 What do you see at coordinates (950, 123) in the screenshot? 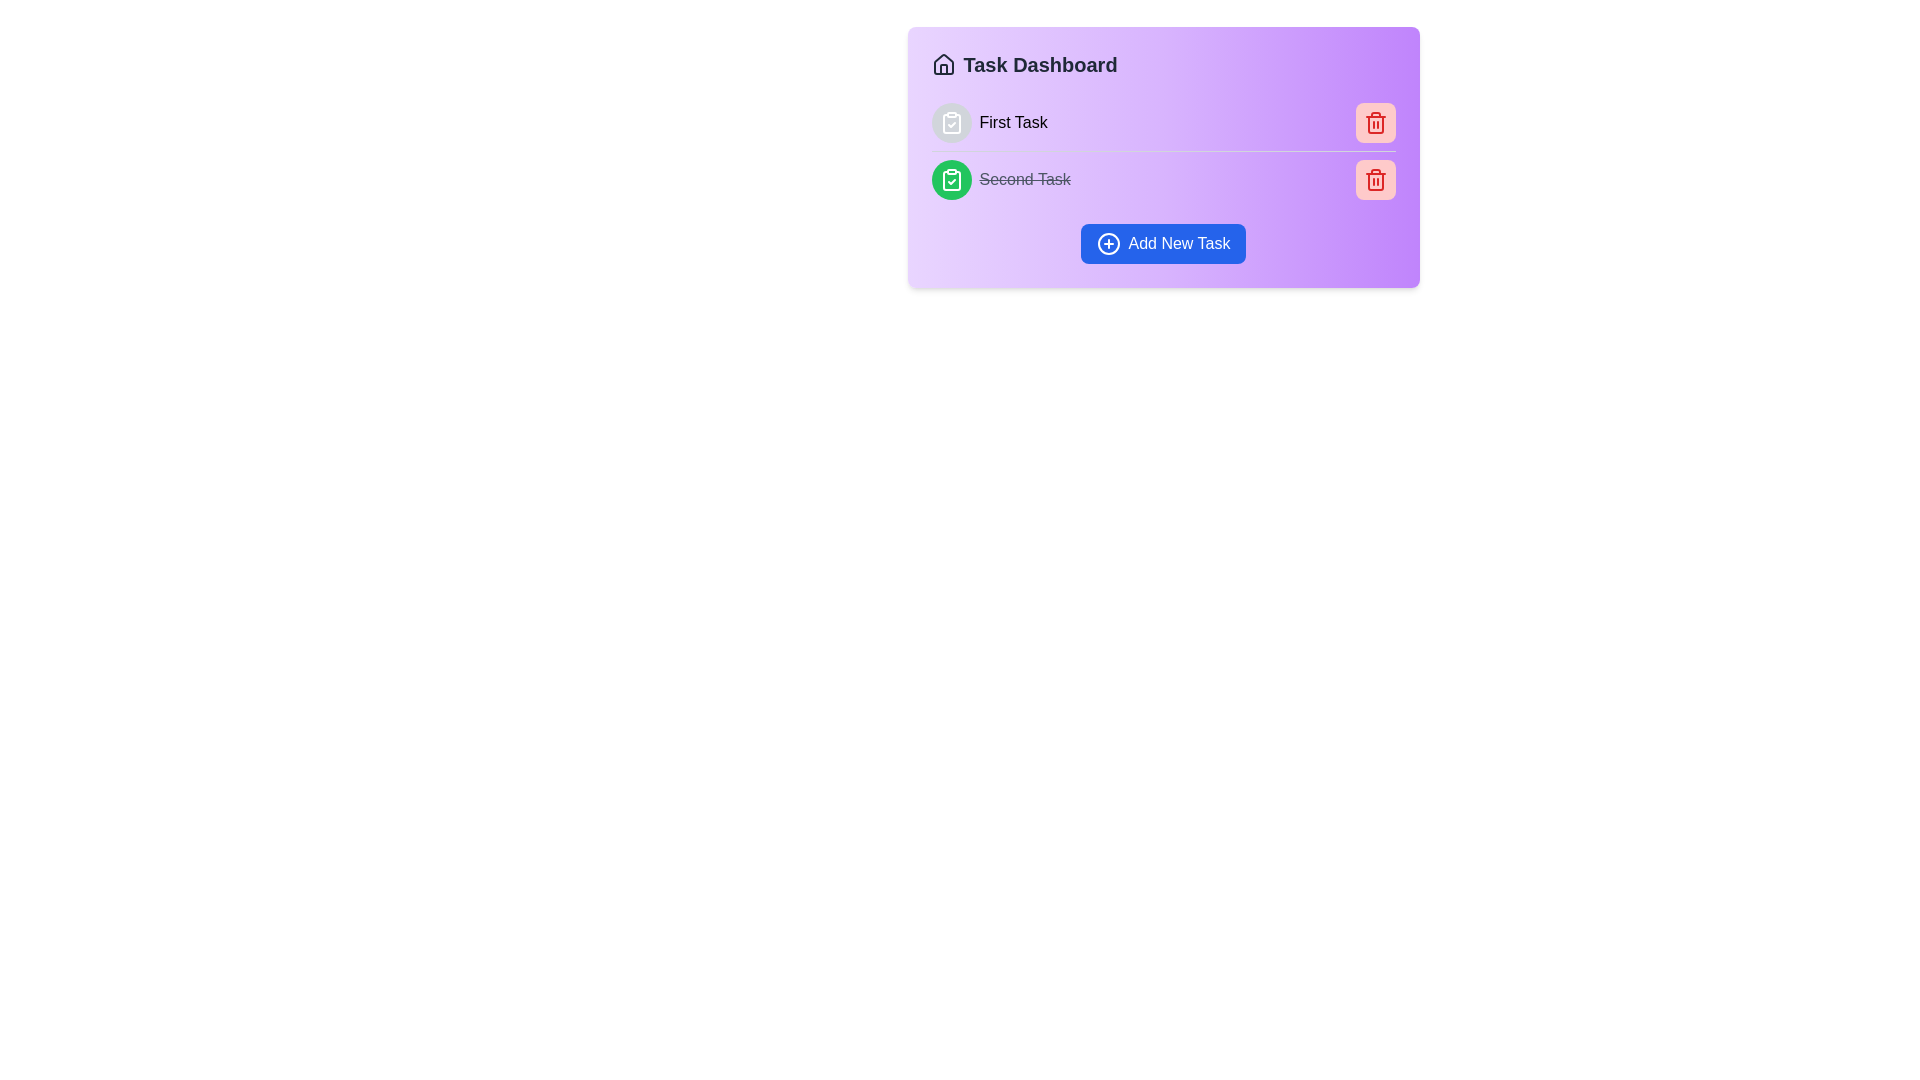
I see `the success icon located on the left side of the second task entry in the task list of the task dashboard interface` at bounding box center [950, 123].